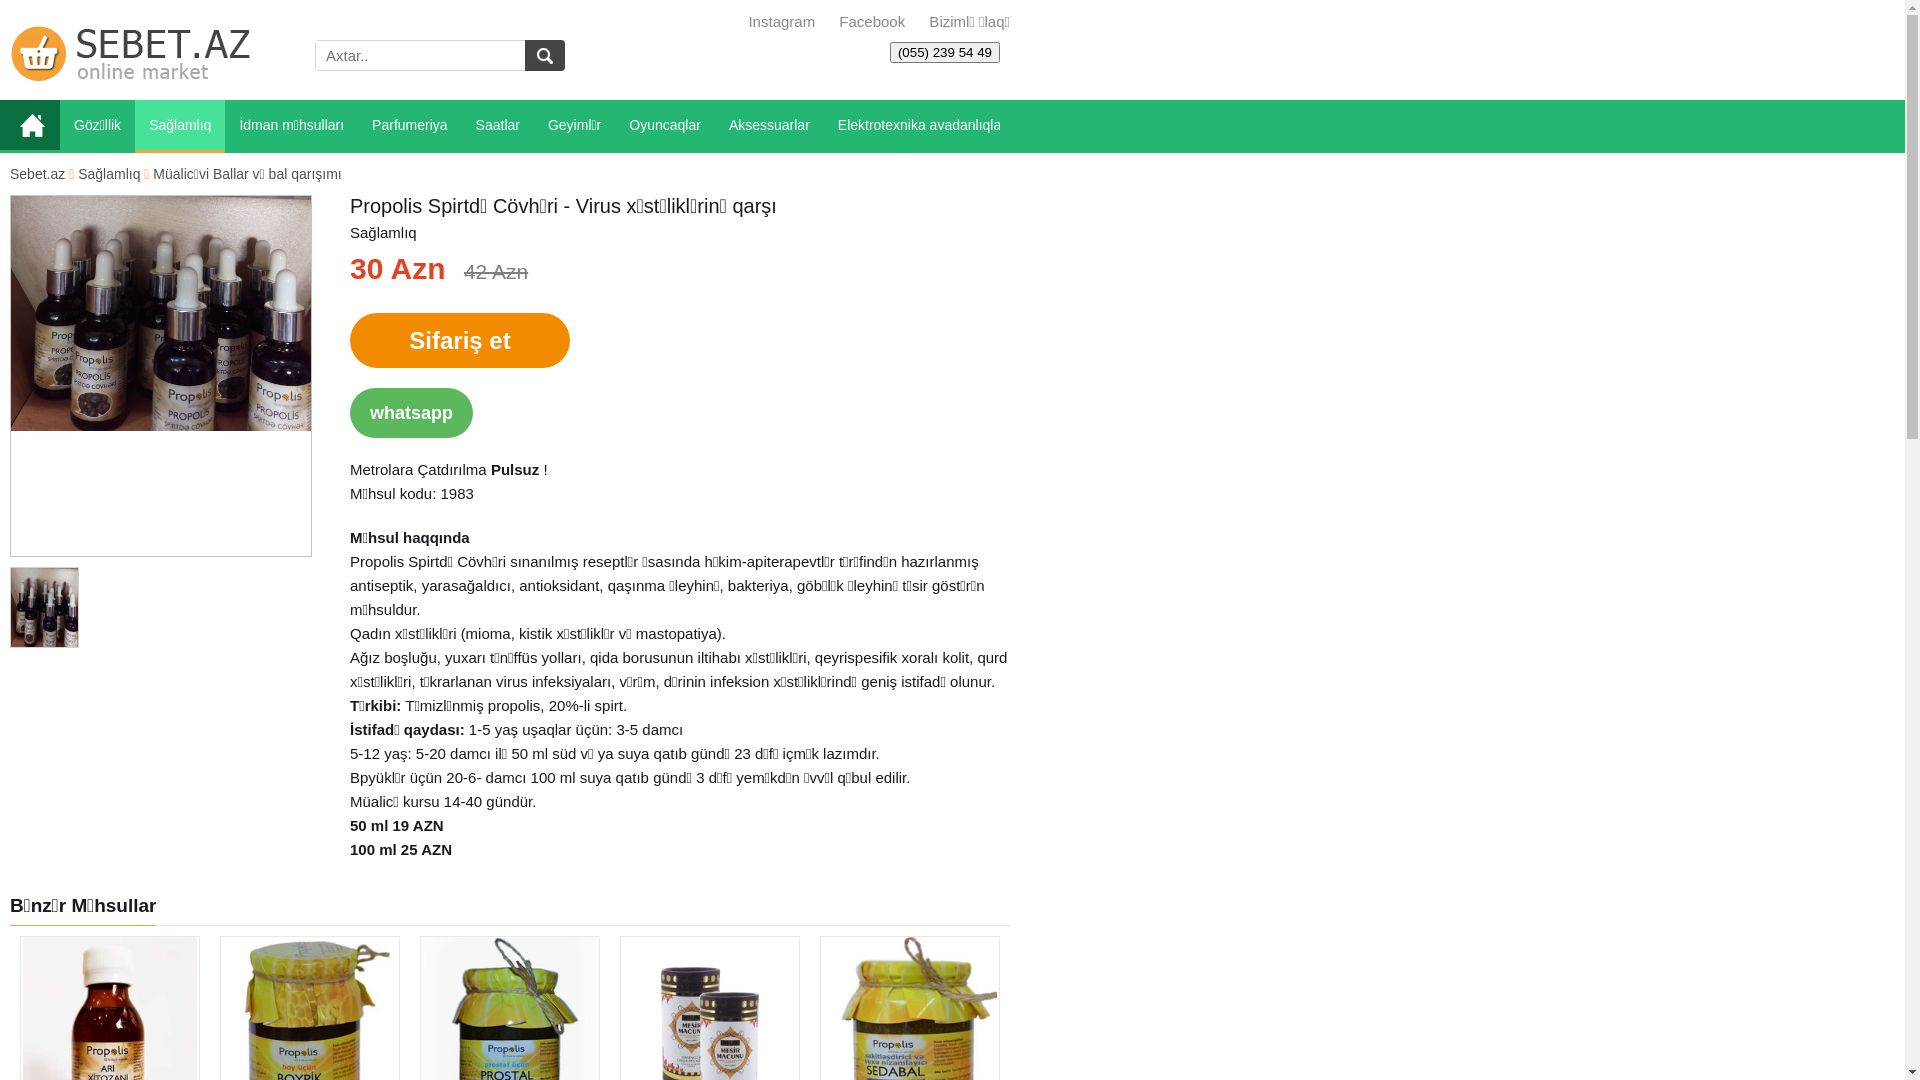  Describe the element at coordinates (715, 126) in the screenshot. I see `'Aksessuarlar'` at that location.